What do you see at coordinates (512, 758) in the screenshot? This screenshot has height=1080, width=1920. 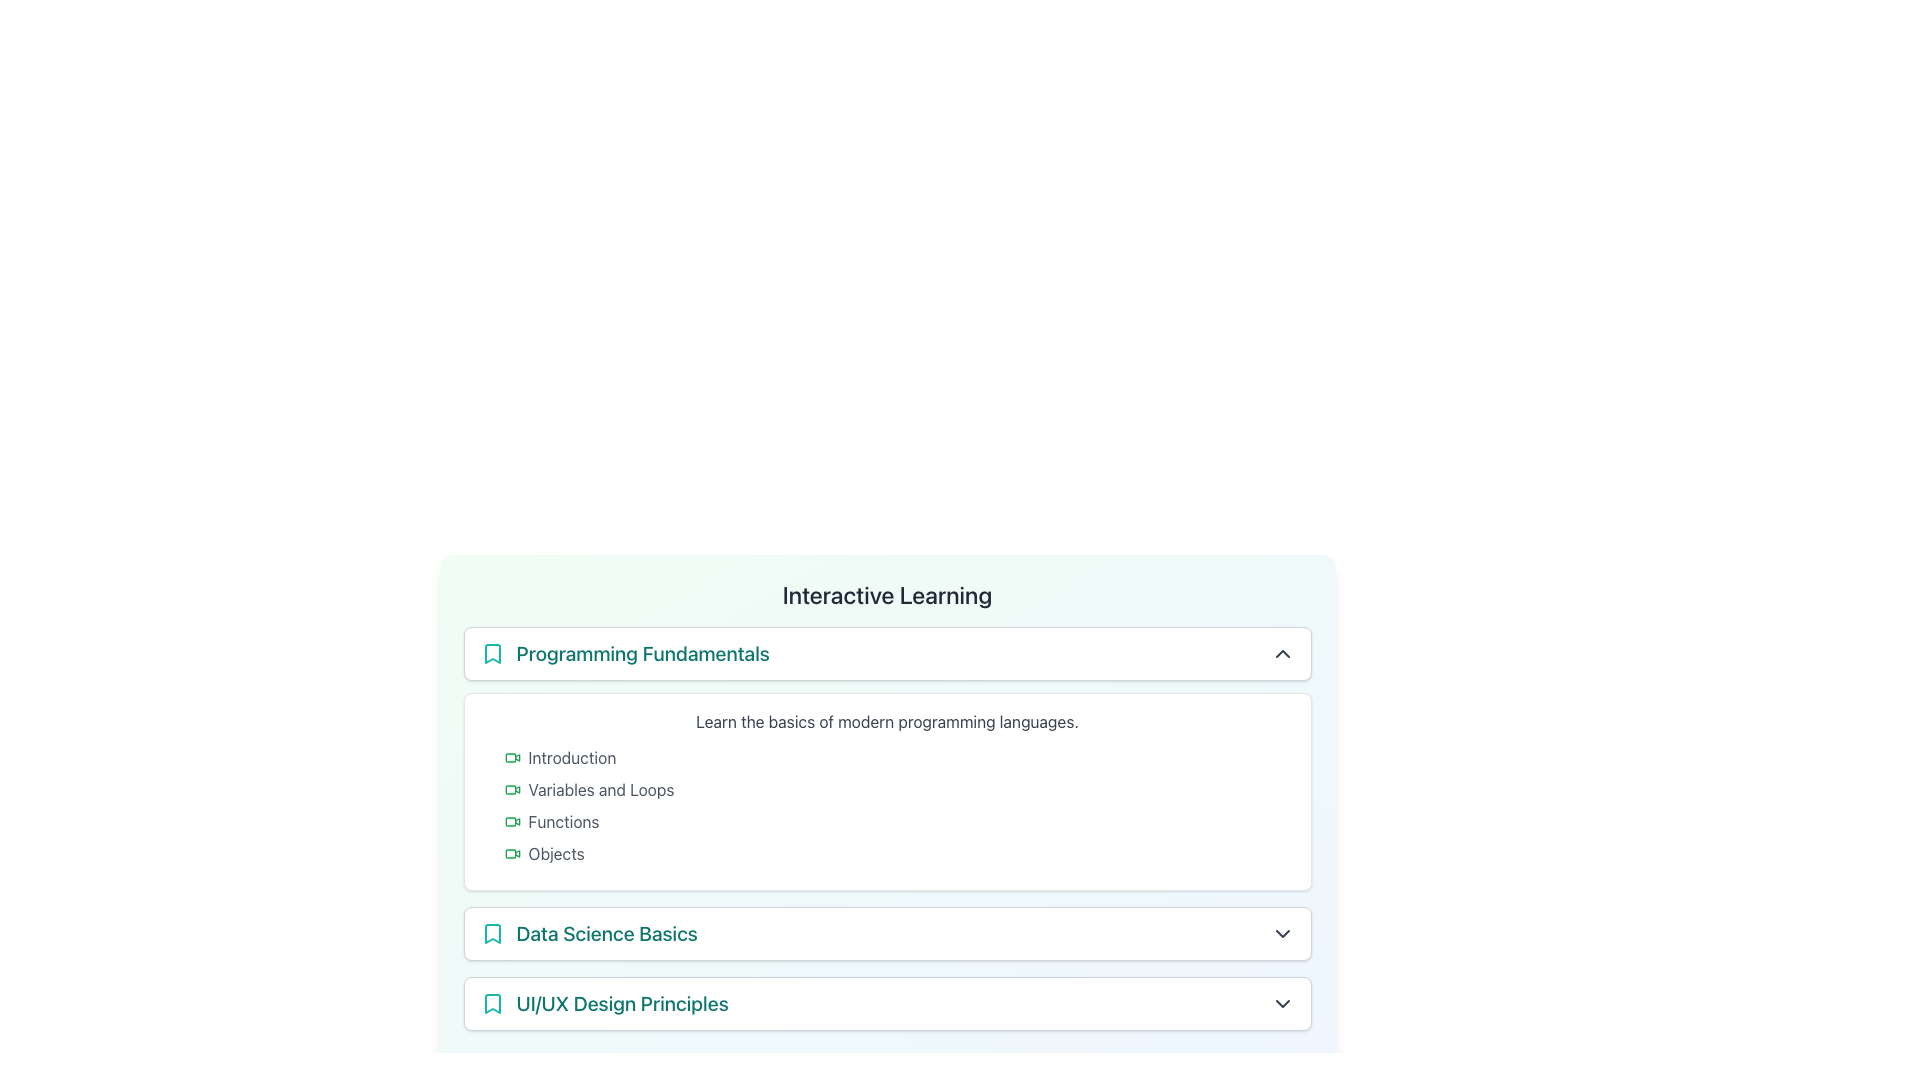 I see `the video resource icon associated with the 'Introduction' entry in the 'Programming Fundamentals' section` at bounding box center [512, 758].